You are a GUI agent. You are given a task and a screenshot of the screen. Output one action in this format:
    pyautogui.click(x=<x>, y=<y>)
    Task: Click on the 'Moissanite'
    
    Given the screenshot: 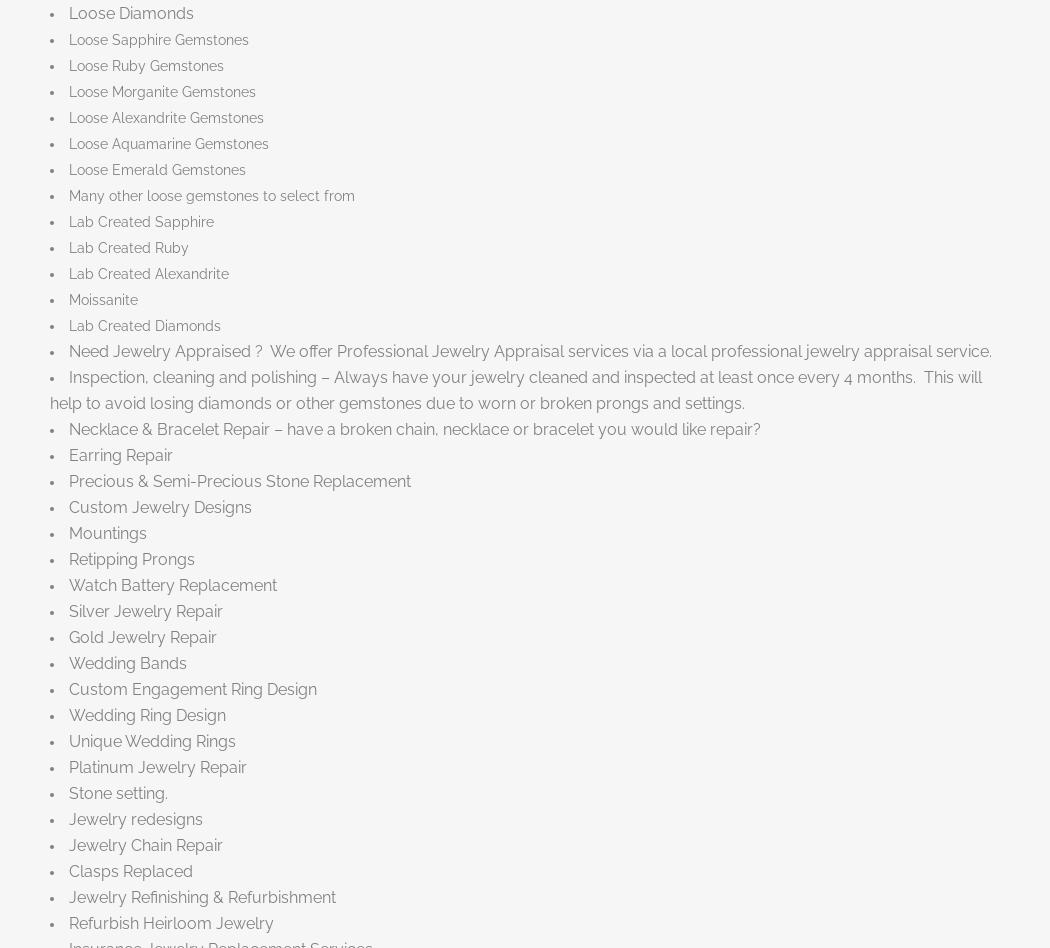 What is the action you would take?
    pyautogui.click(x=103, y=298)
    